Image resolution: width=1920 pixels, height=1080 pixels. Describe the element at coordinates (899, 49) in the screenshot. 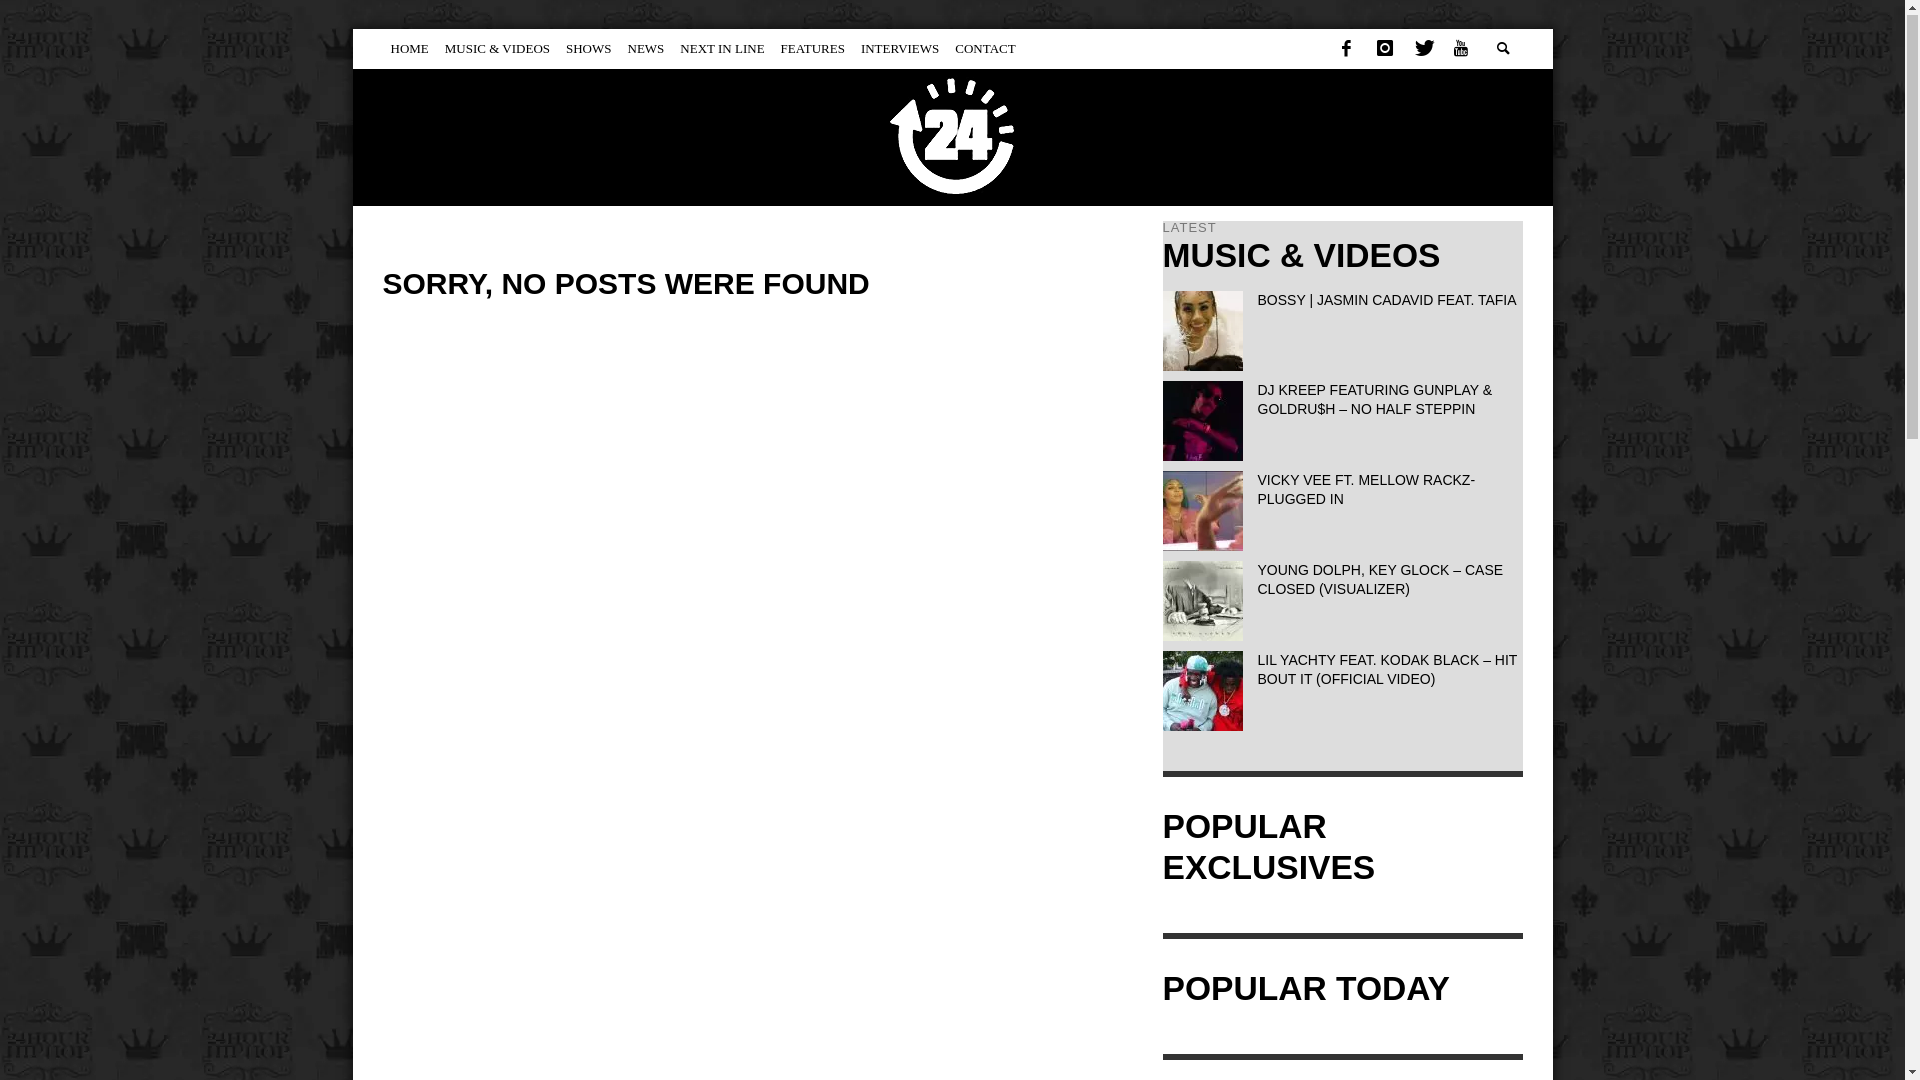

I see `'INTERVIEWS'` at that location.